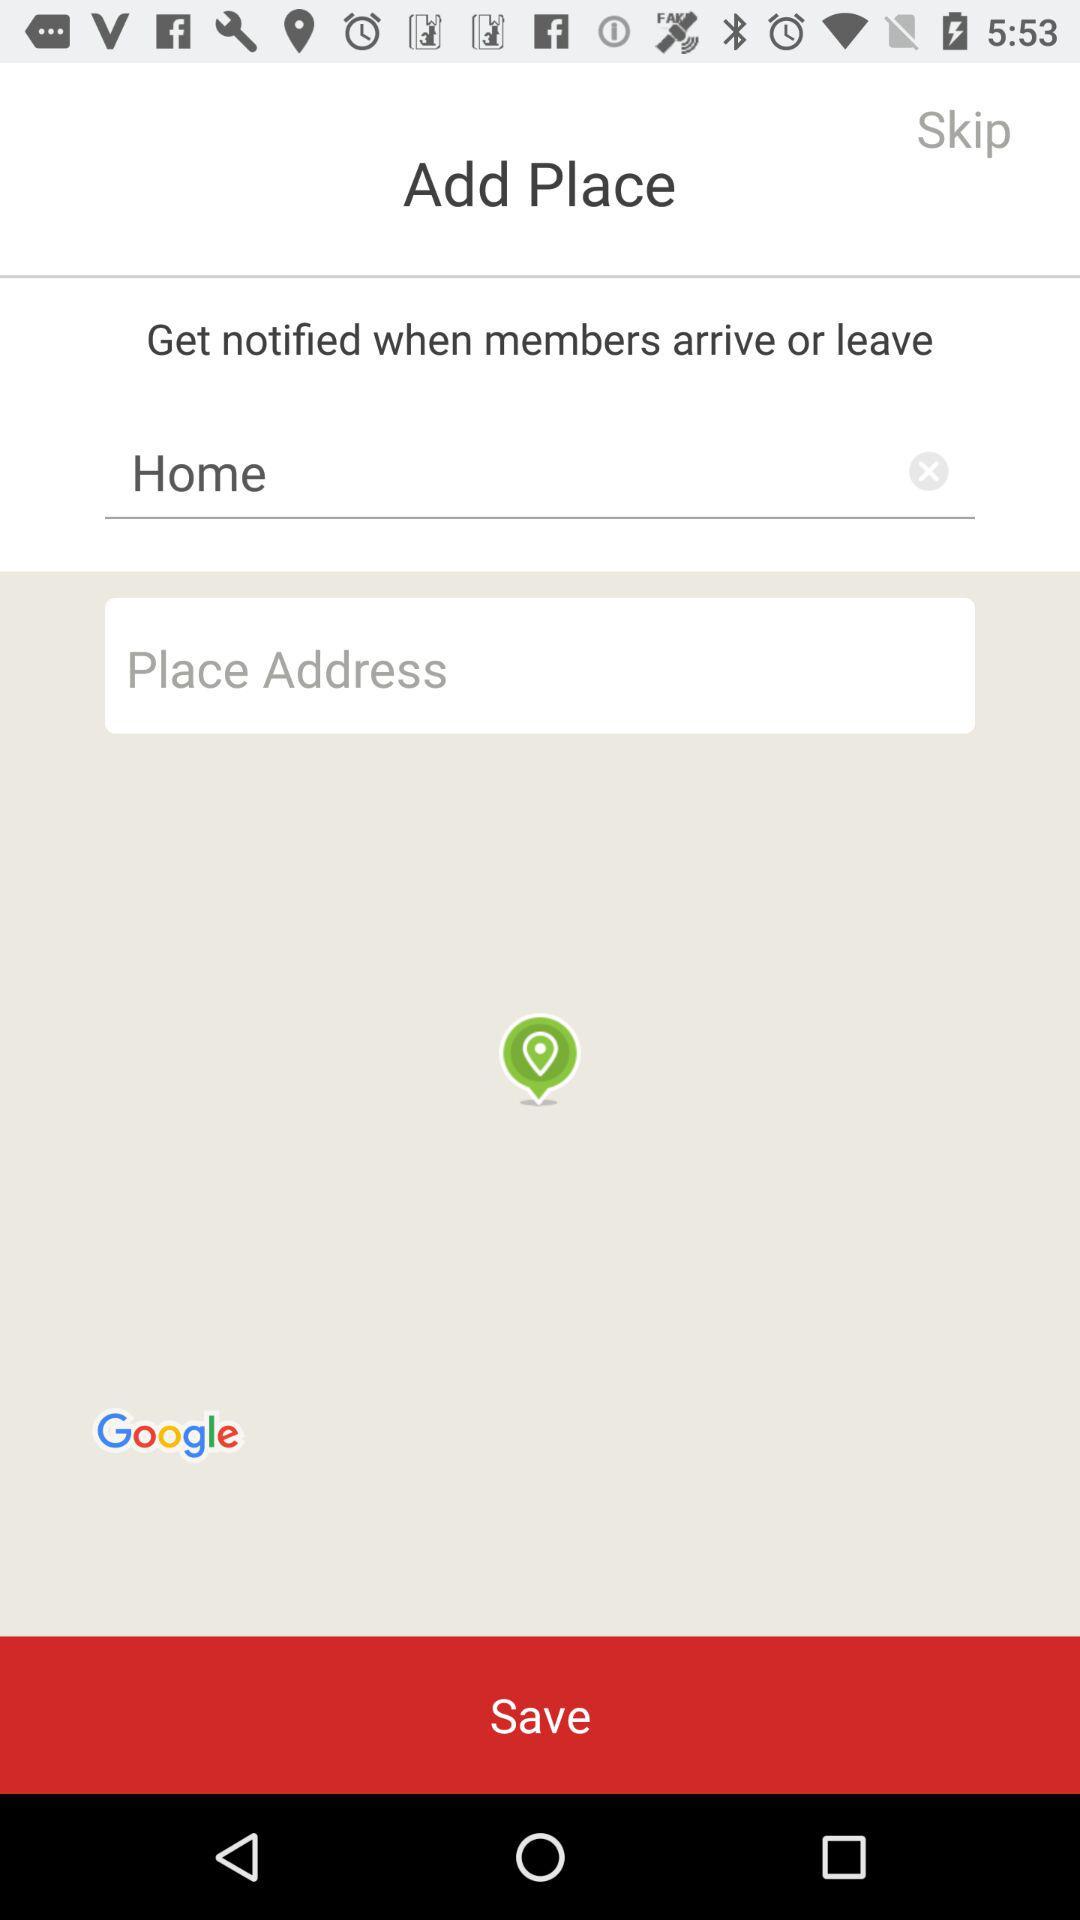  I want to click on the save item, so click(540, 1714).